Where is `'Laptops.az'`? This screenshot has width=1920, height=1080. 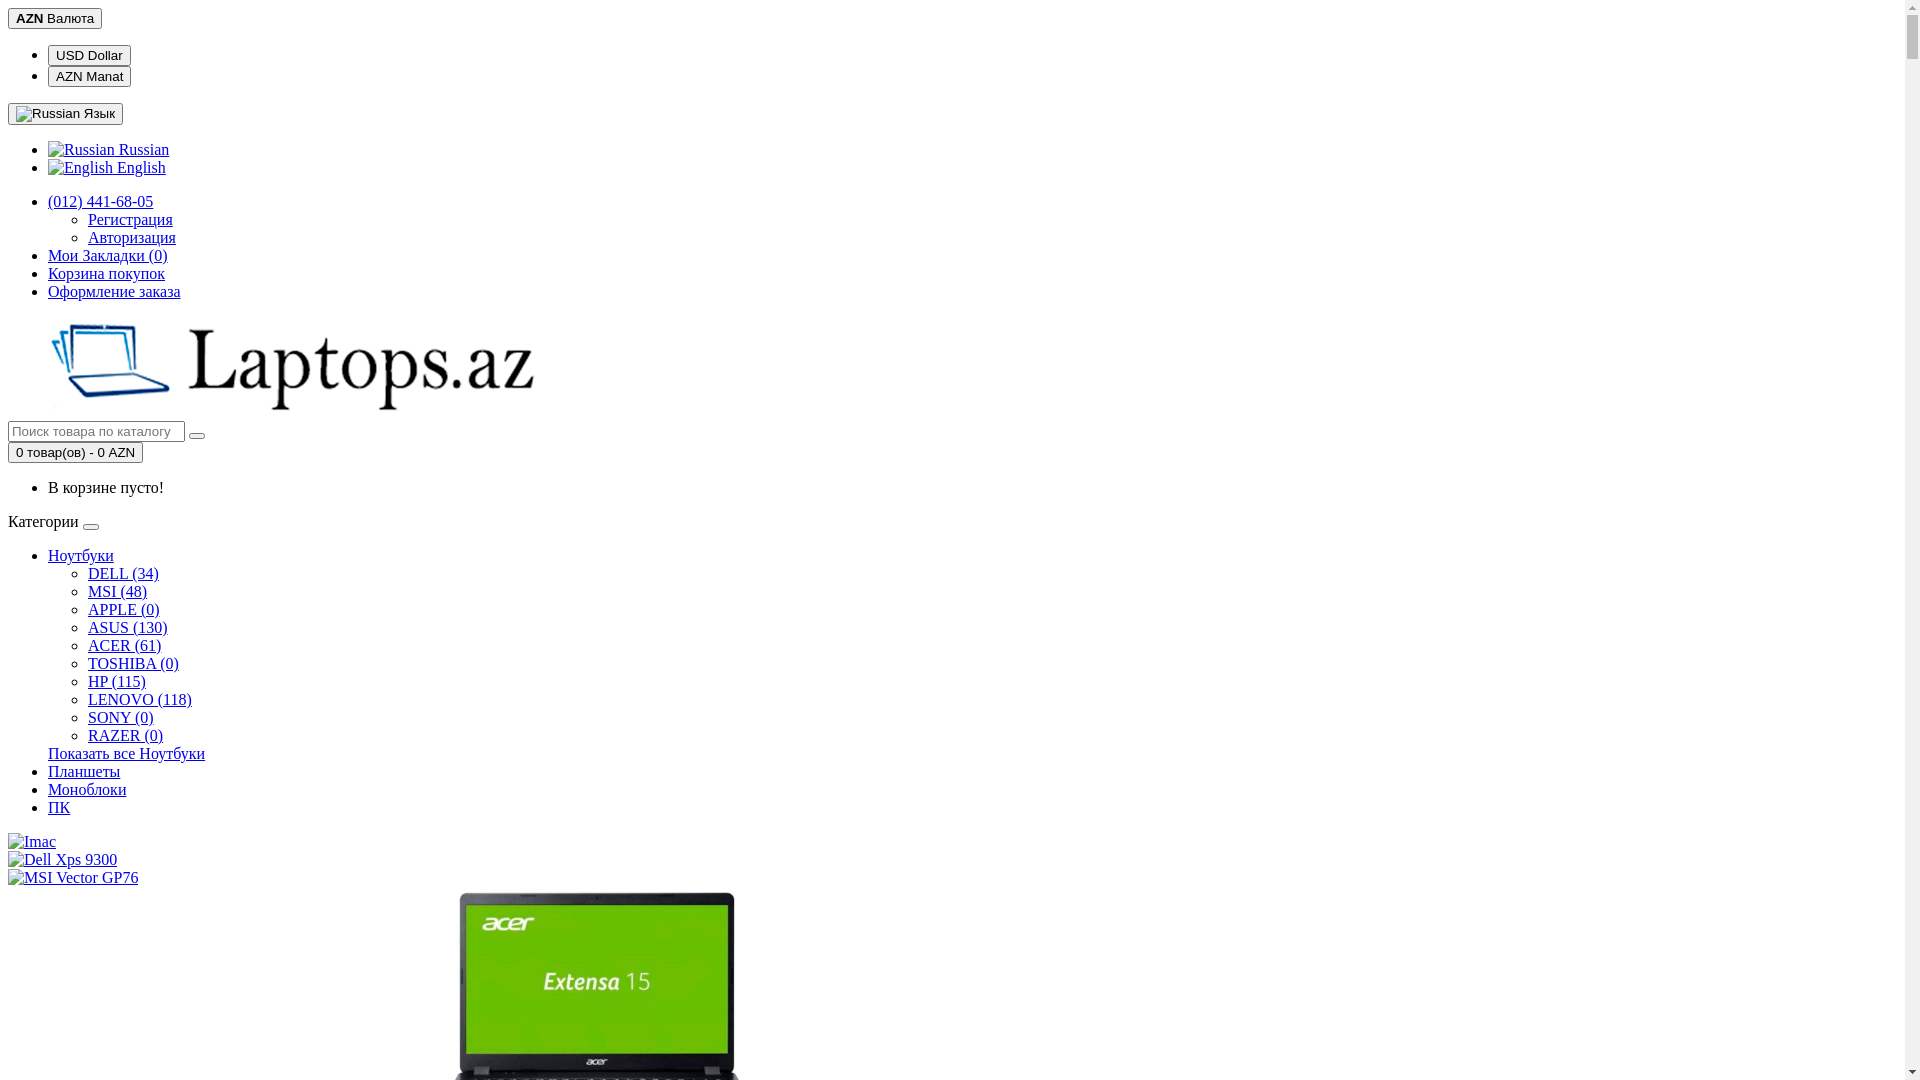 'Laptops.az' is located at coordinates (8, 366).